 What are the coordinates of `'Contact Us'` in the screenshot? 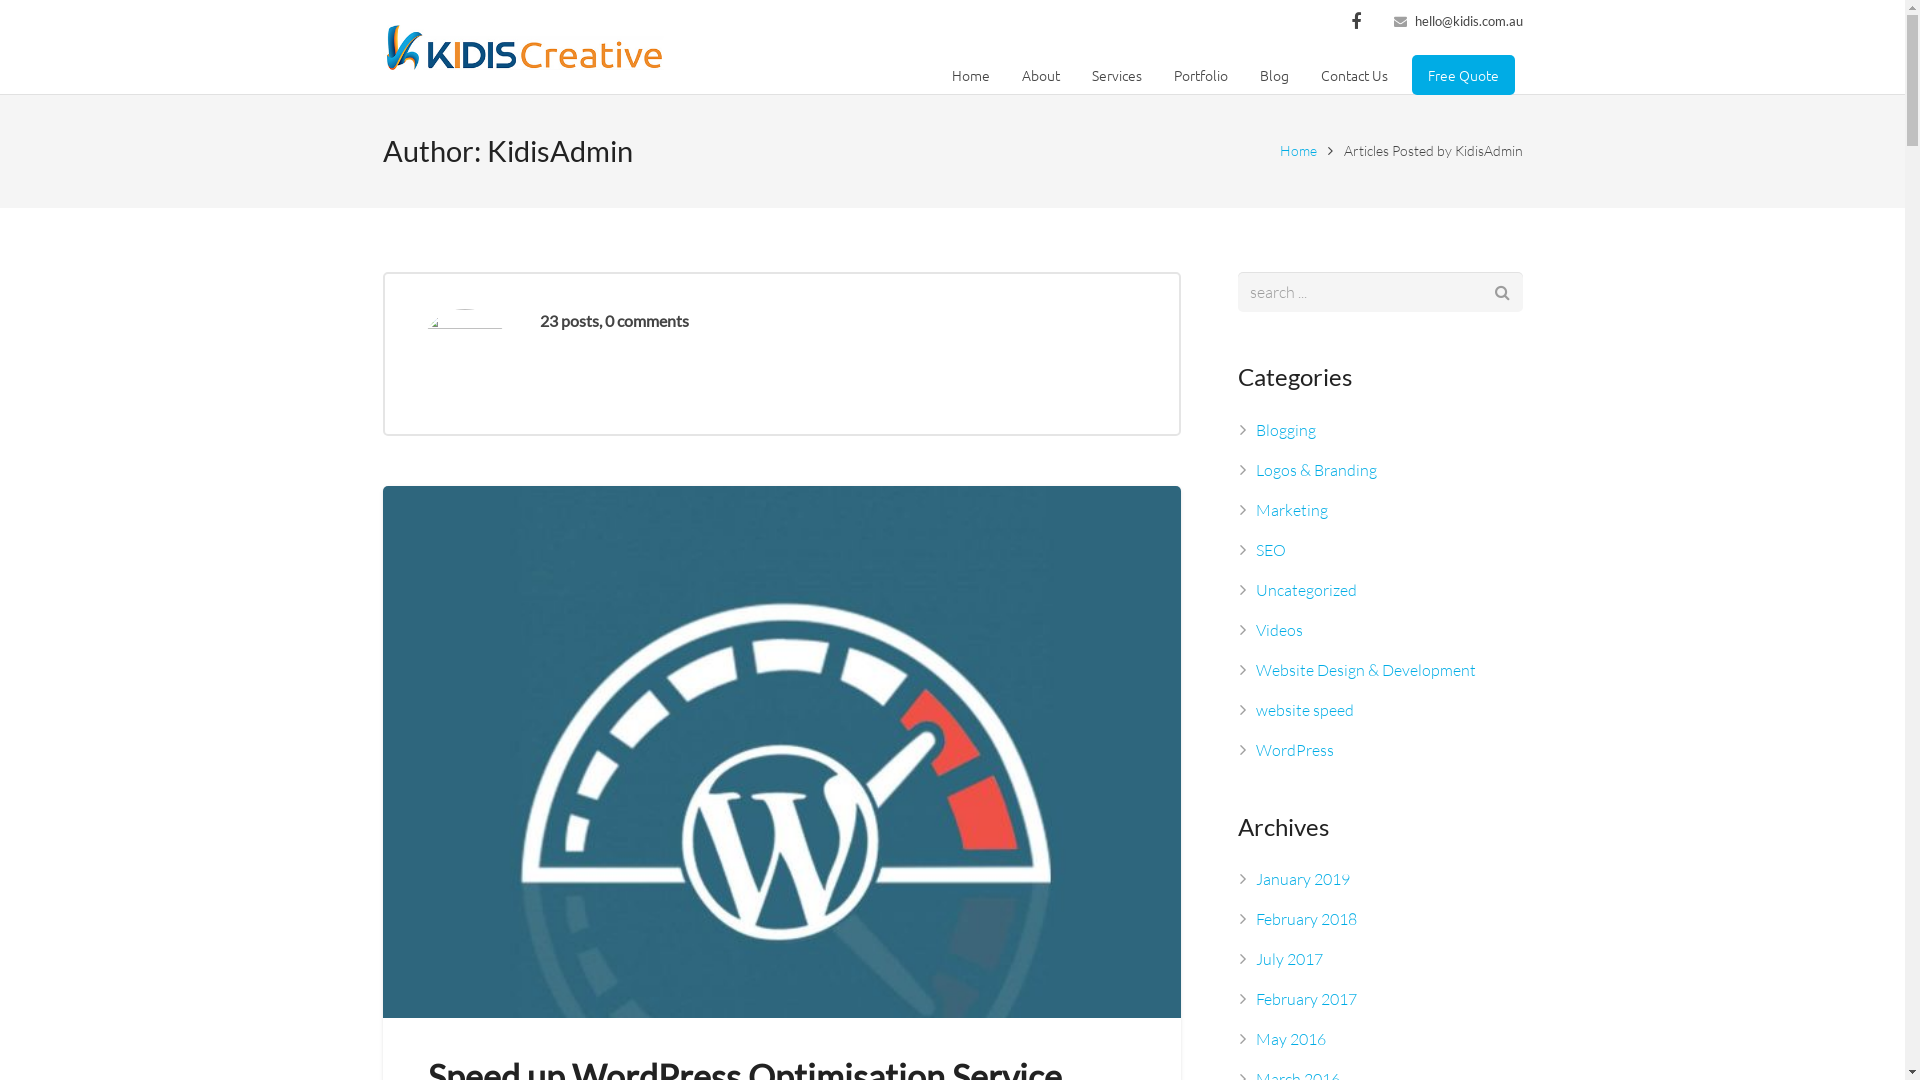 It's located at (1353, 73).